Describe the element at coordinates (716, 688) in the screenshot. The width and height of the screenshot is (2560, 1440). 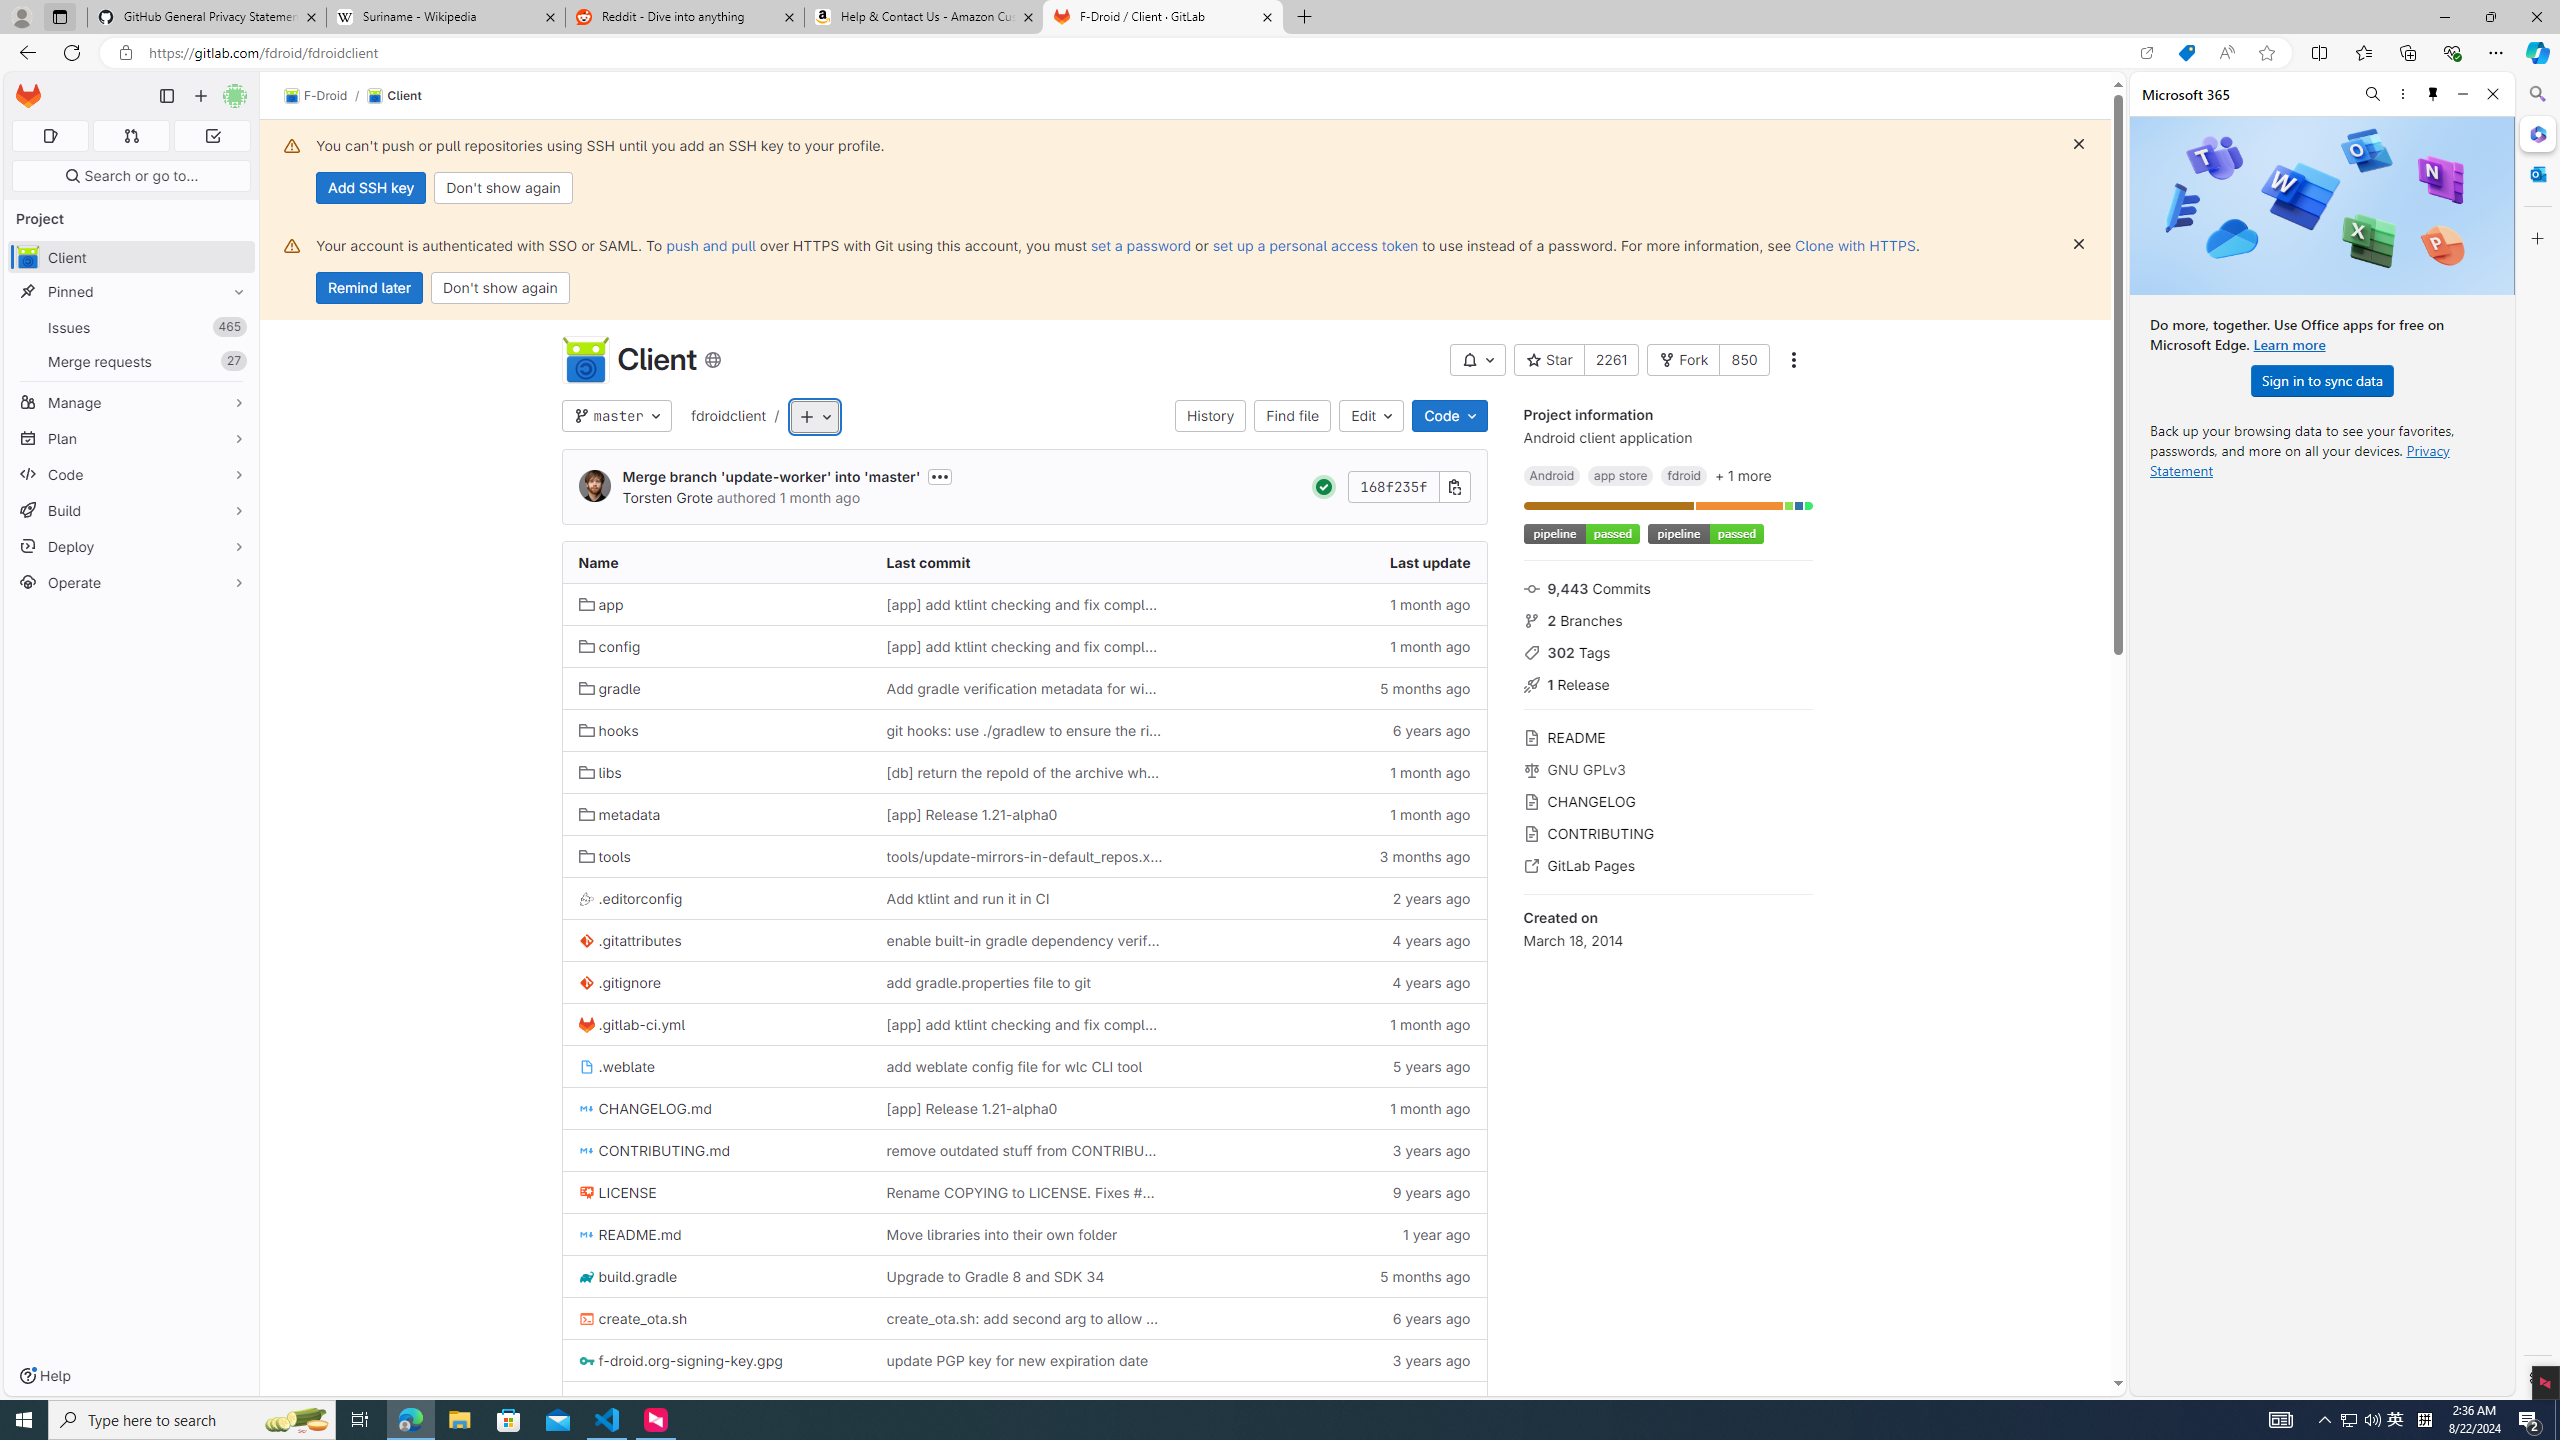
I see `'gradle'` at that location.